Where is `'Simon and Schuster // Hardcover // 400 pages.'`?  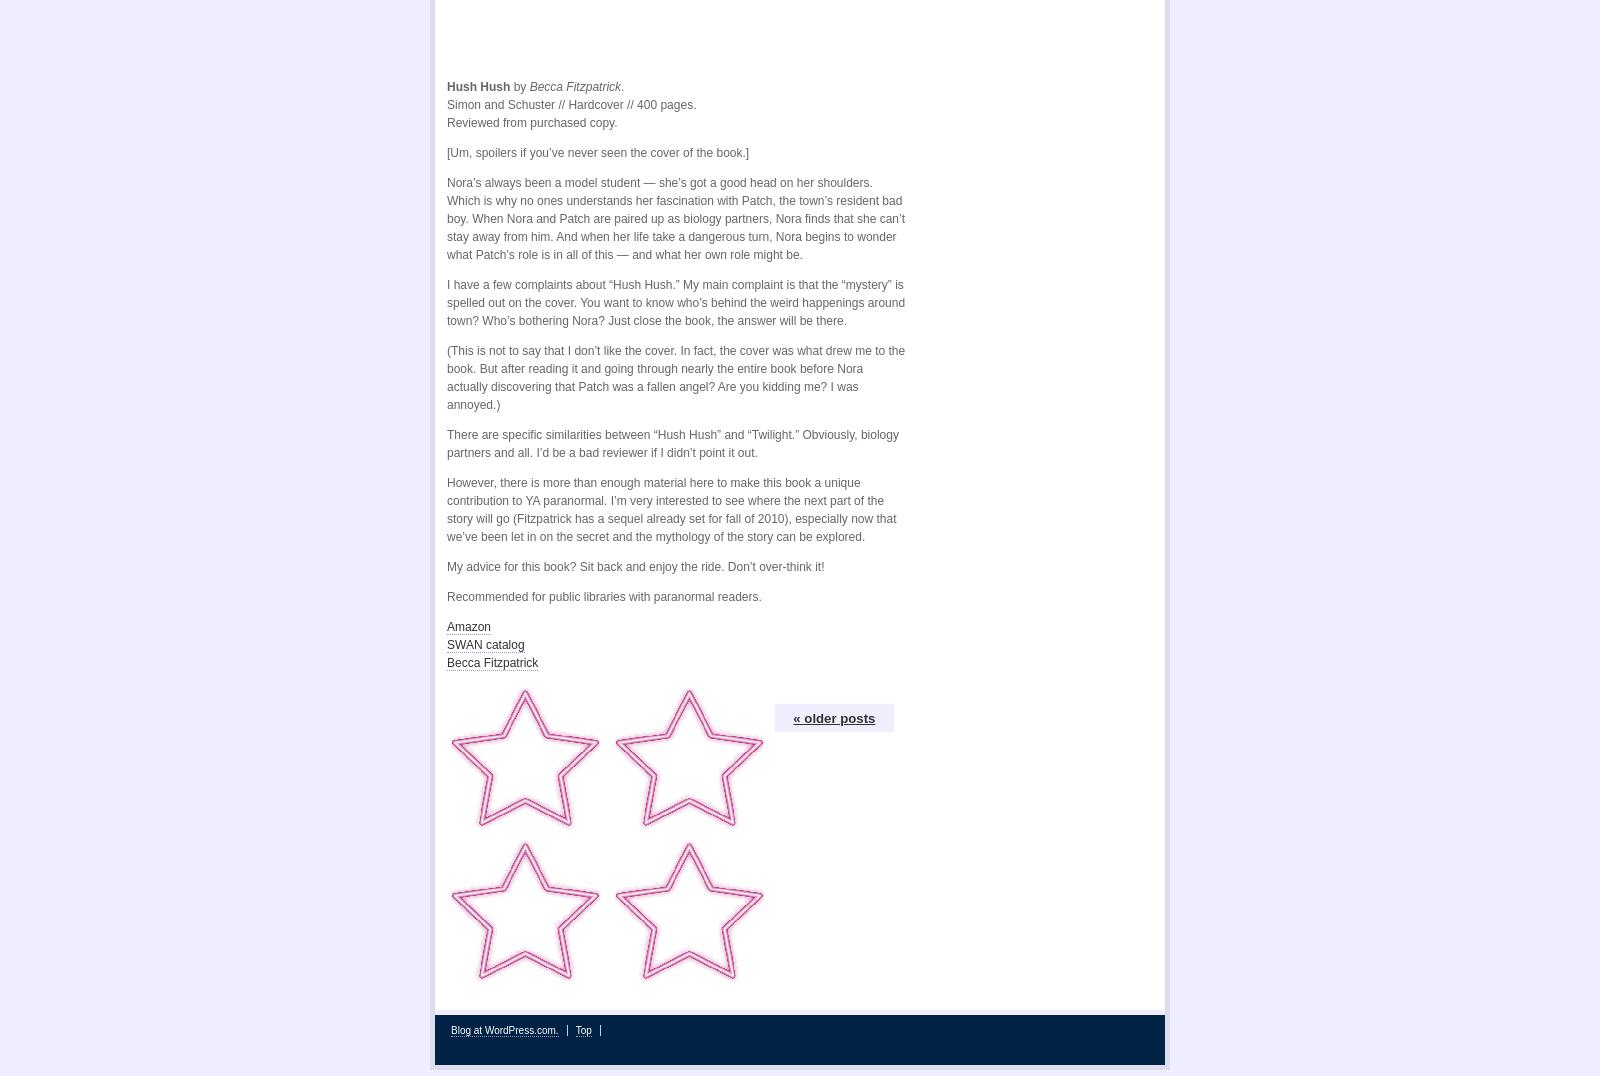
'Simon and Schuster // Hardcover // 400 pages.' is located at coordinates (570, 97).